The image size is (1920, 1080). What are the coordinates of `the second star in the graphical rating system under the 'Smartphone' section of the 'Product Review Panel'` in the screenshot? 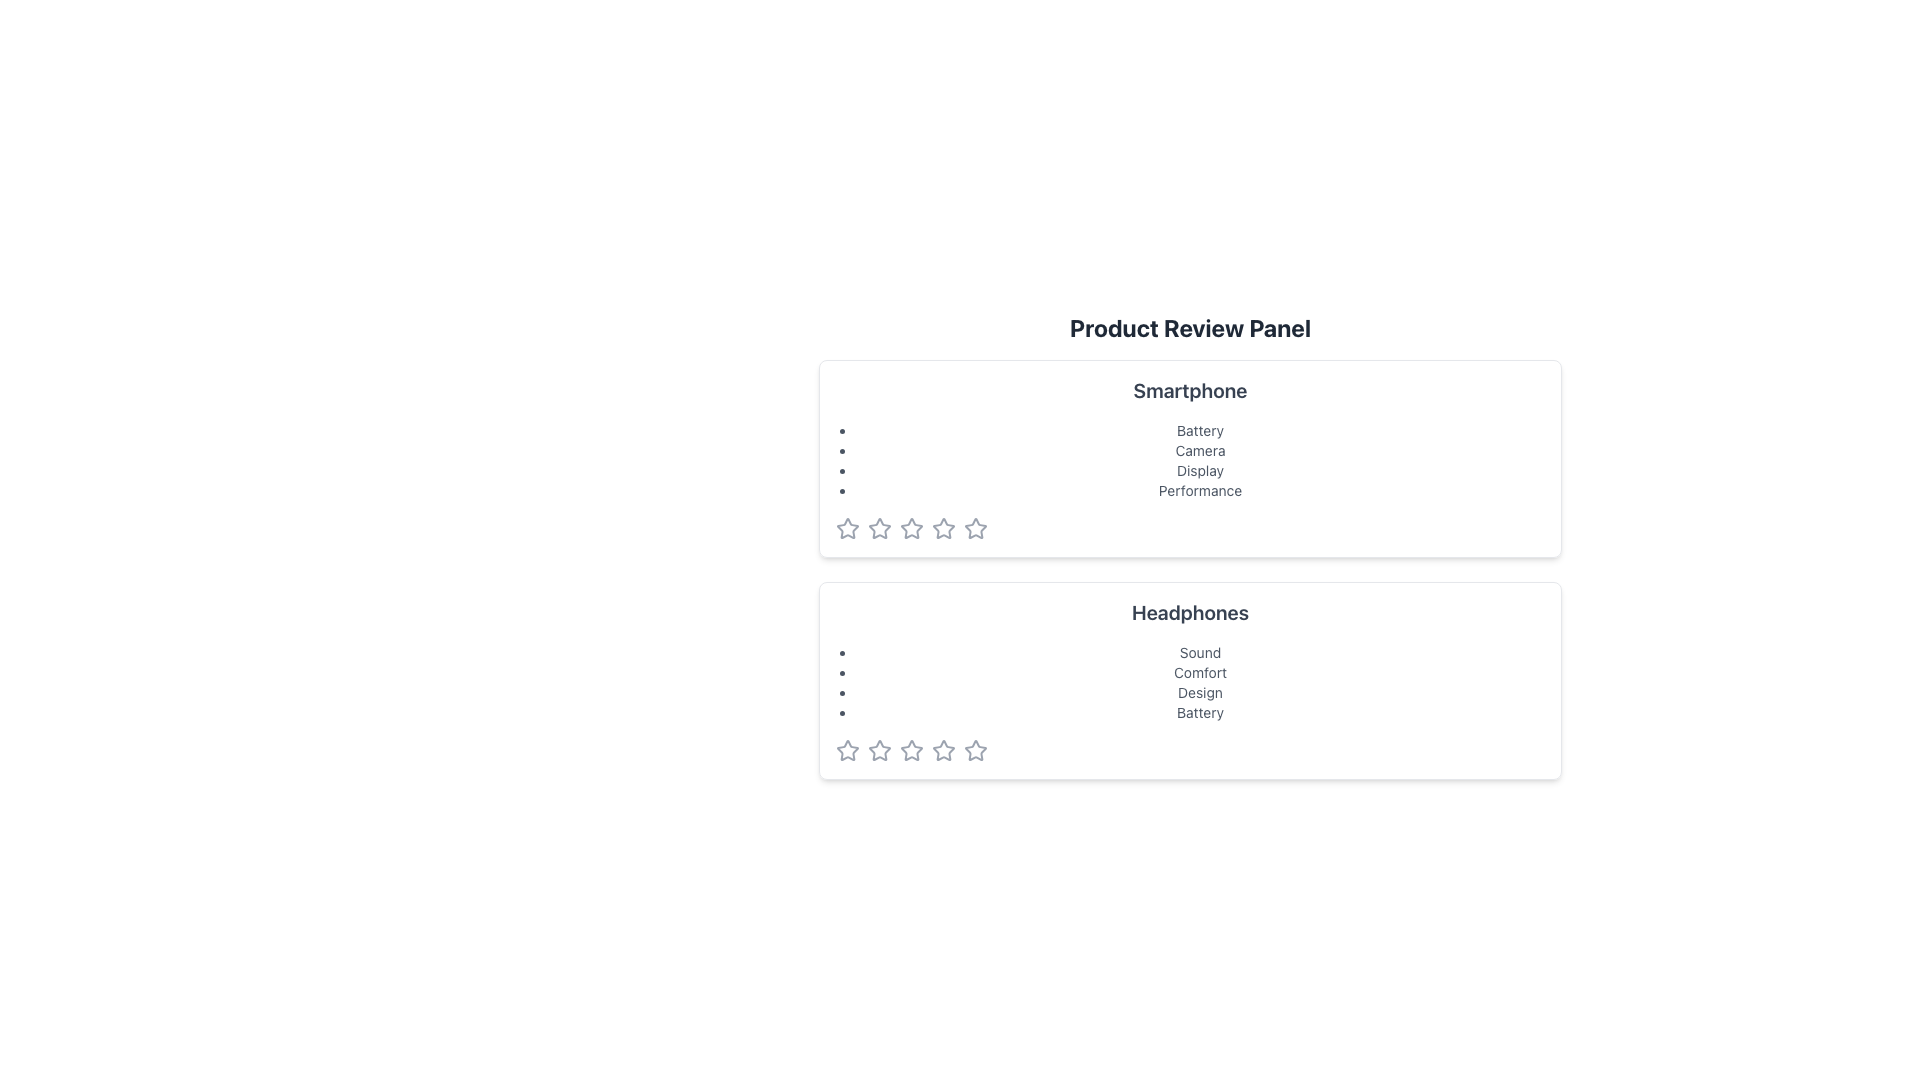 It's located at (879, 527).